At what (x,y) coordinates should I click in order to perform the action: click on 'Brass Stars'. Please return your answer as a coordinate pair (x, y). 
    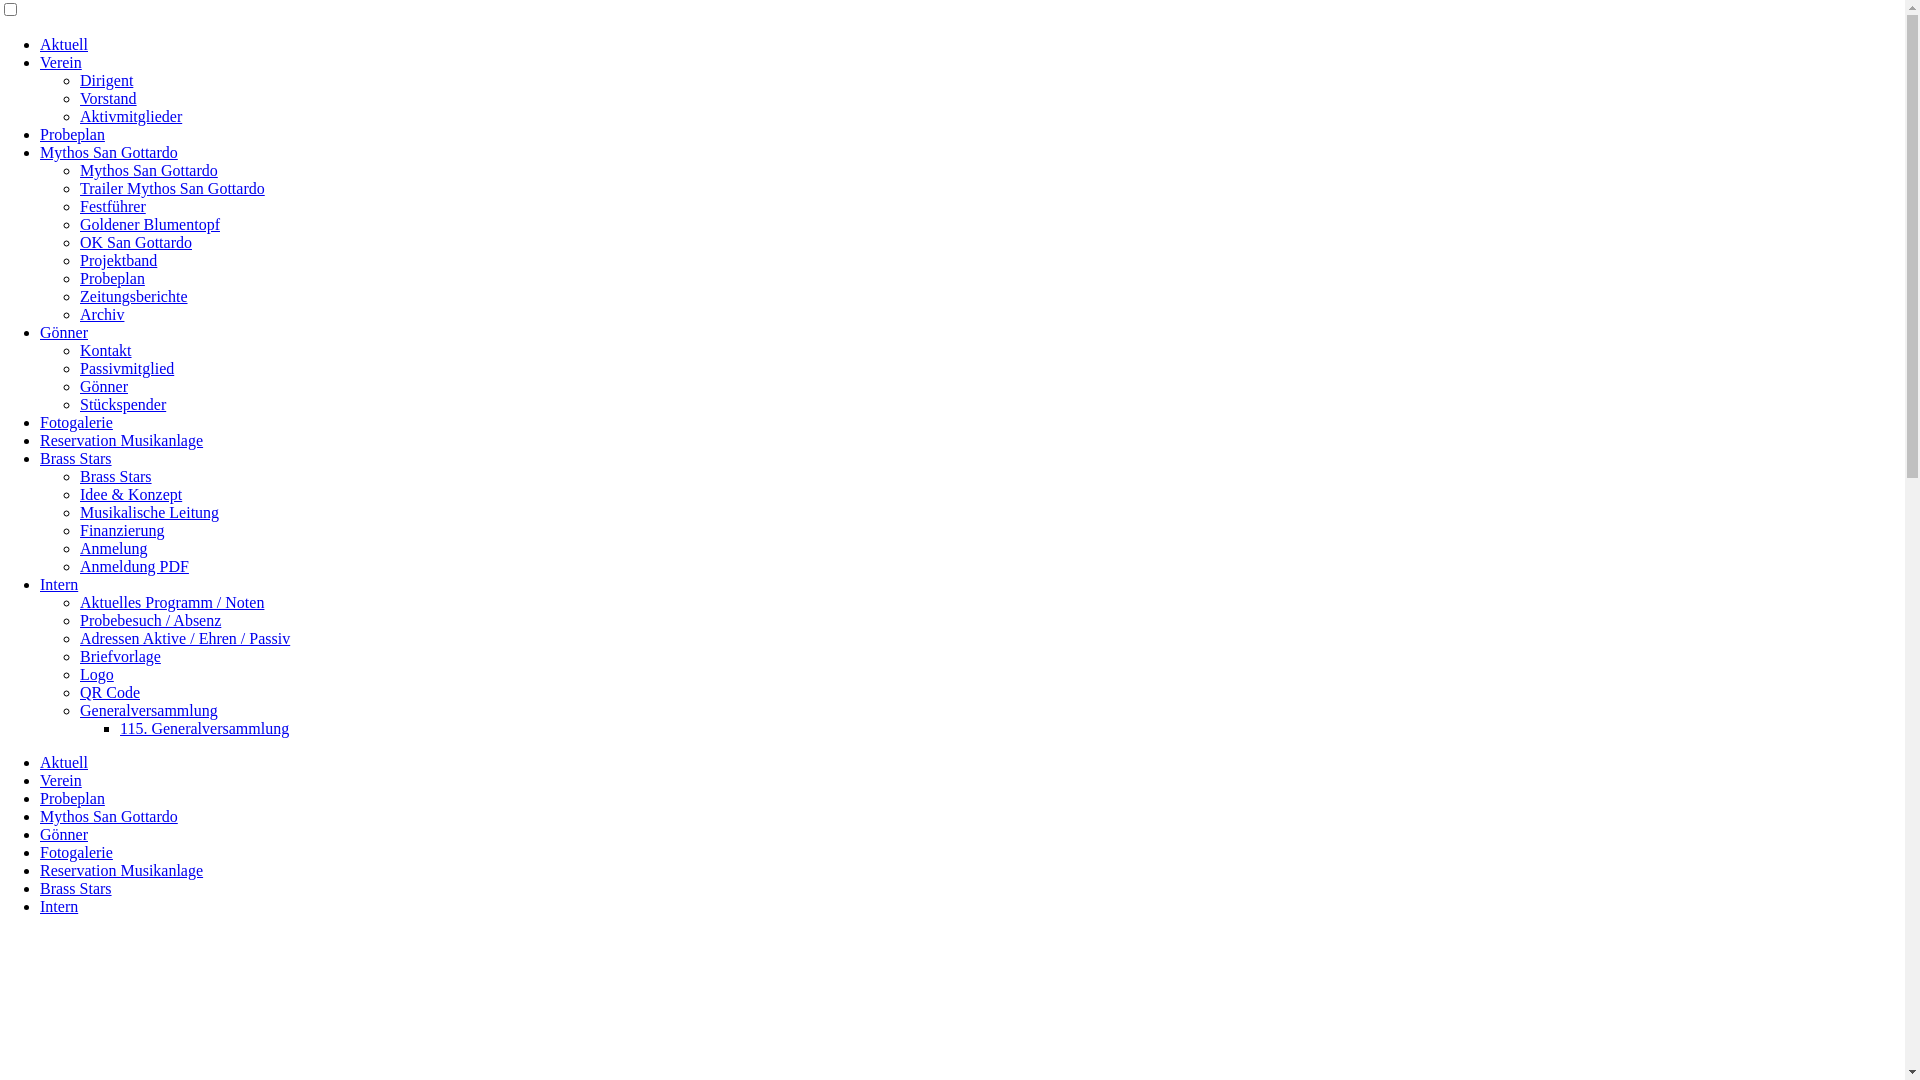
    Looking at the image, I should click on (76, 458).